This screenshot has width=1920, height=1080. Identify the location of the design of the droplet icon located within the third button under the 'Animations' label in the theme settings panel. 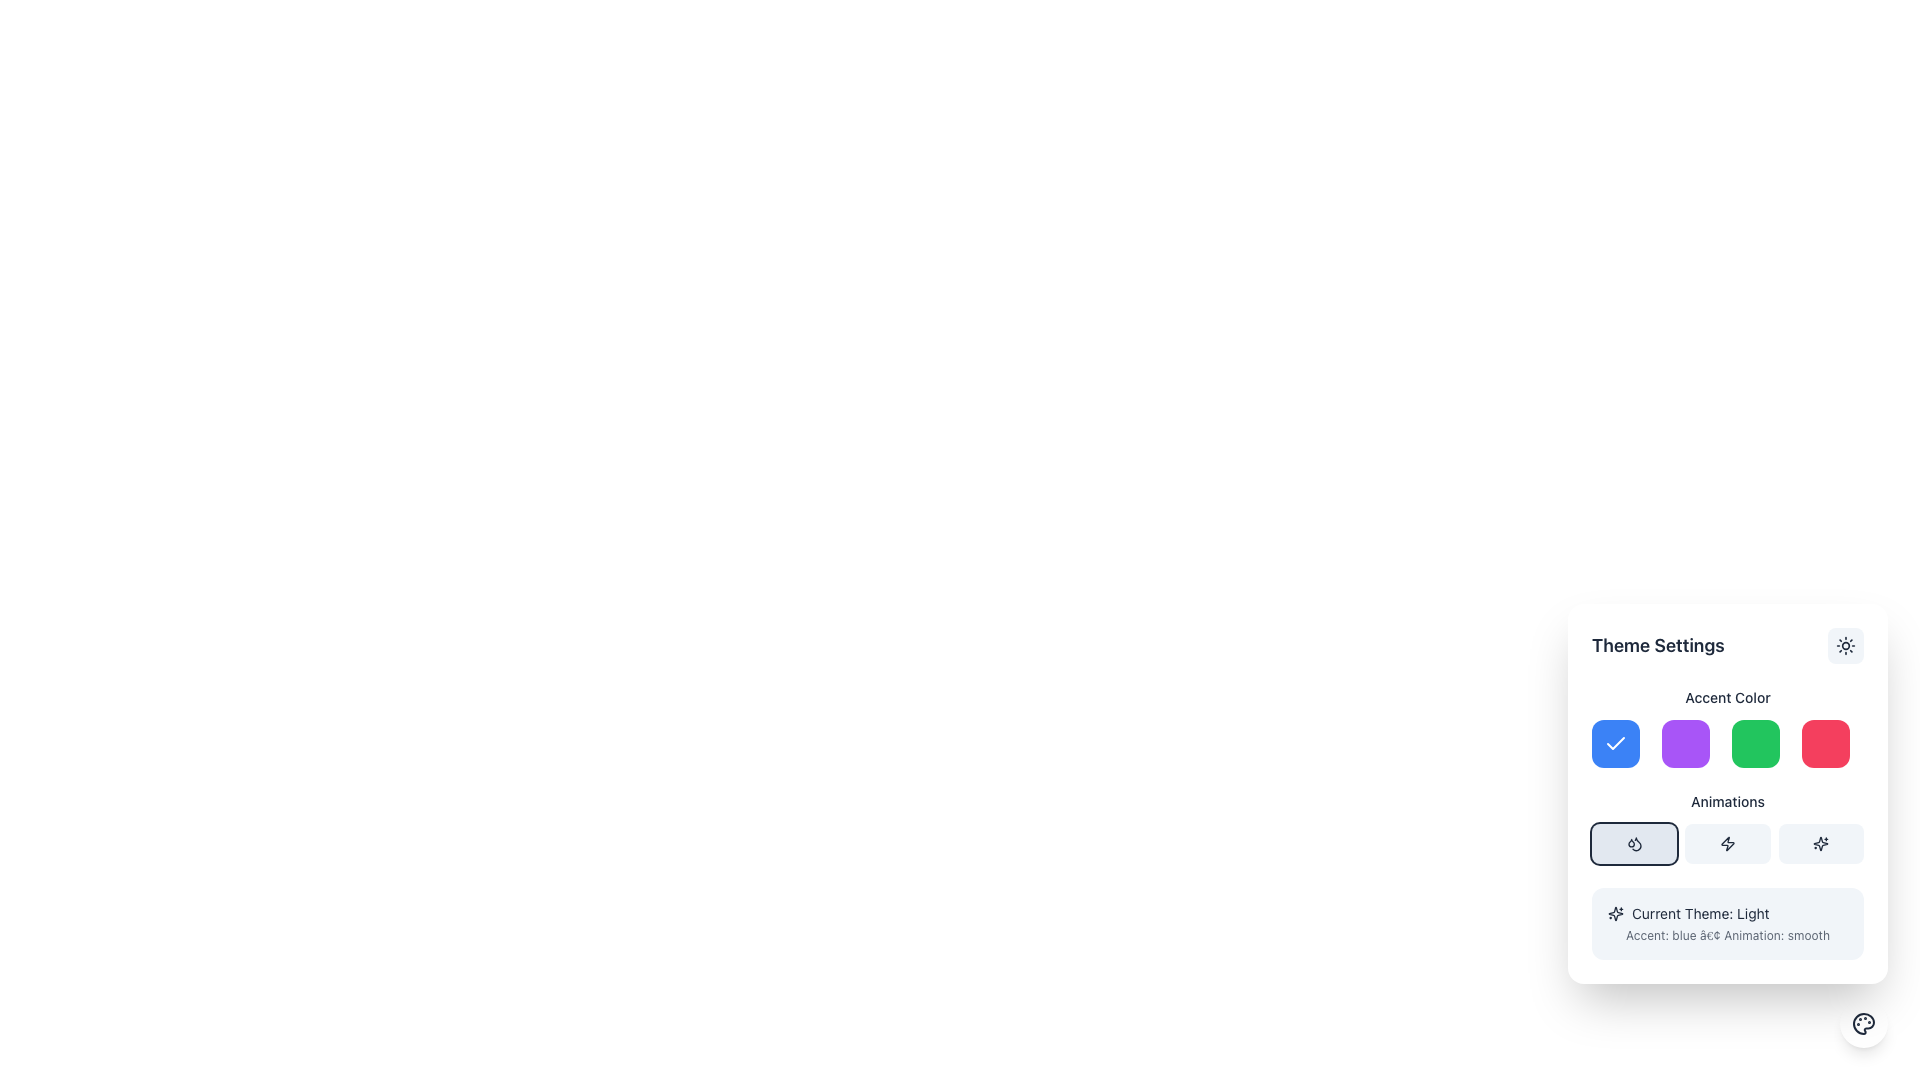
(1636, 844).